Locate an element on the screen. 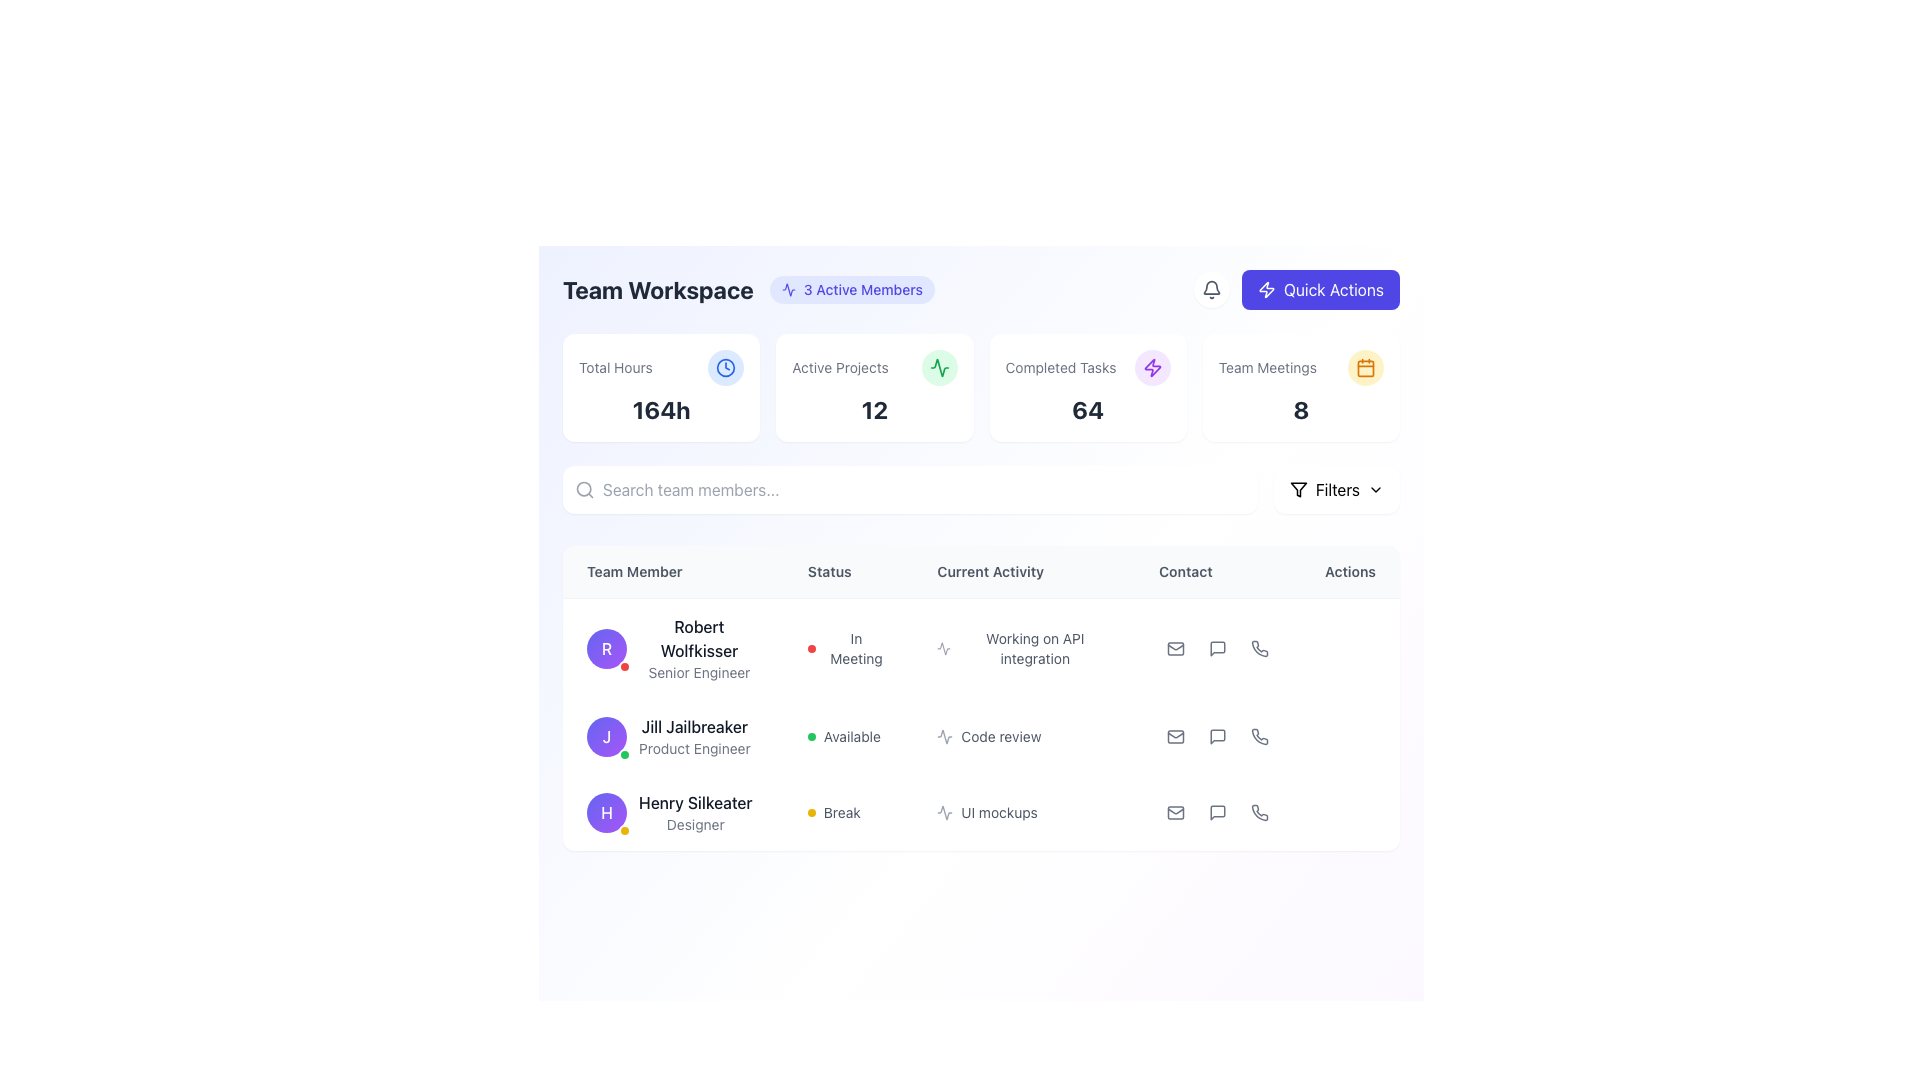  the Text Label element displaying 'Product Engineer', which is located below 'Jill Jailbreaker' in the 'Team Member' column is located at coordinates (694, 748).